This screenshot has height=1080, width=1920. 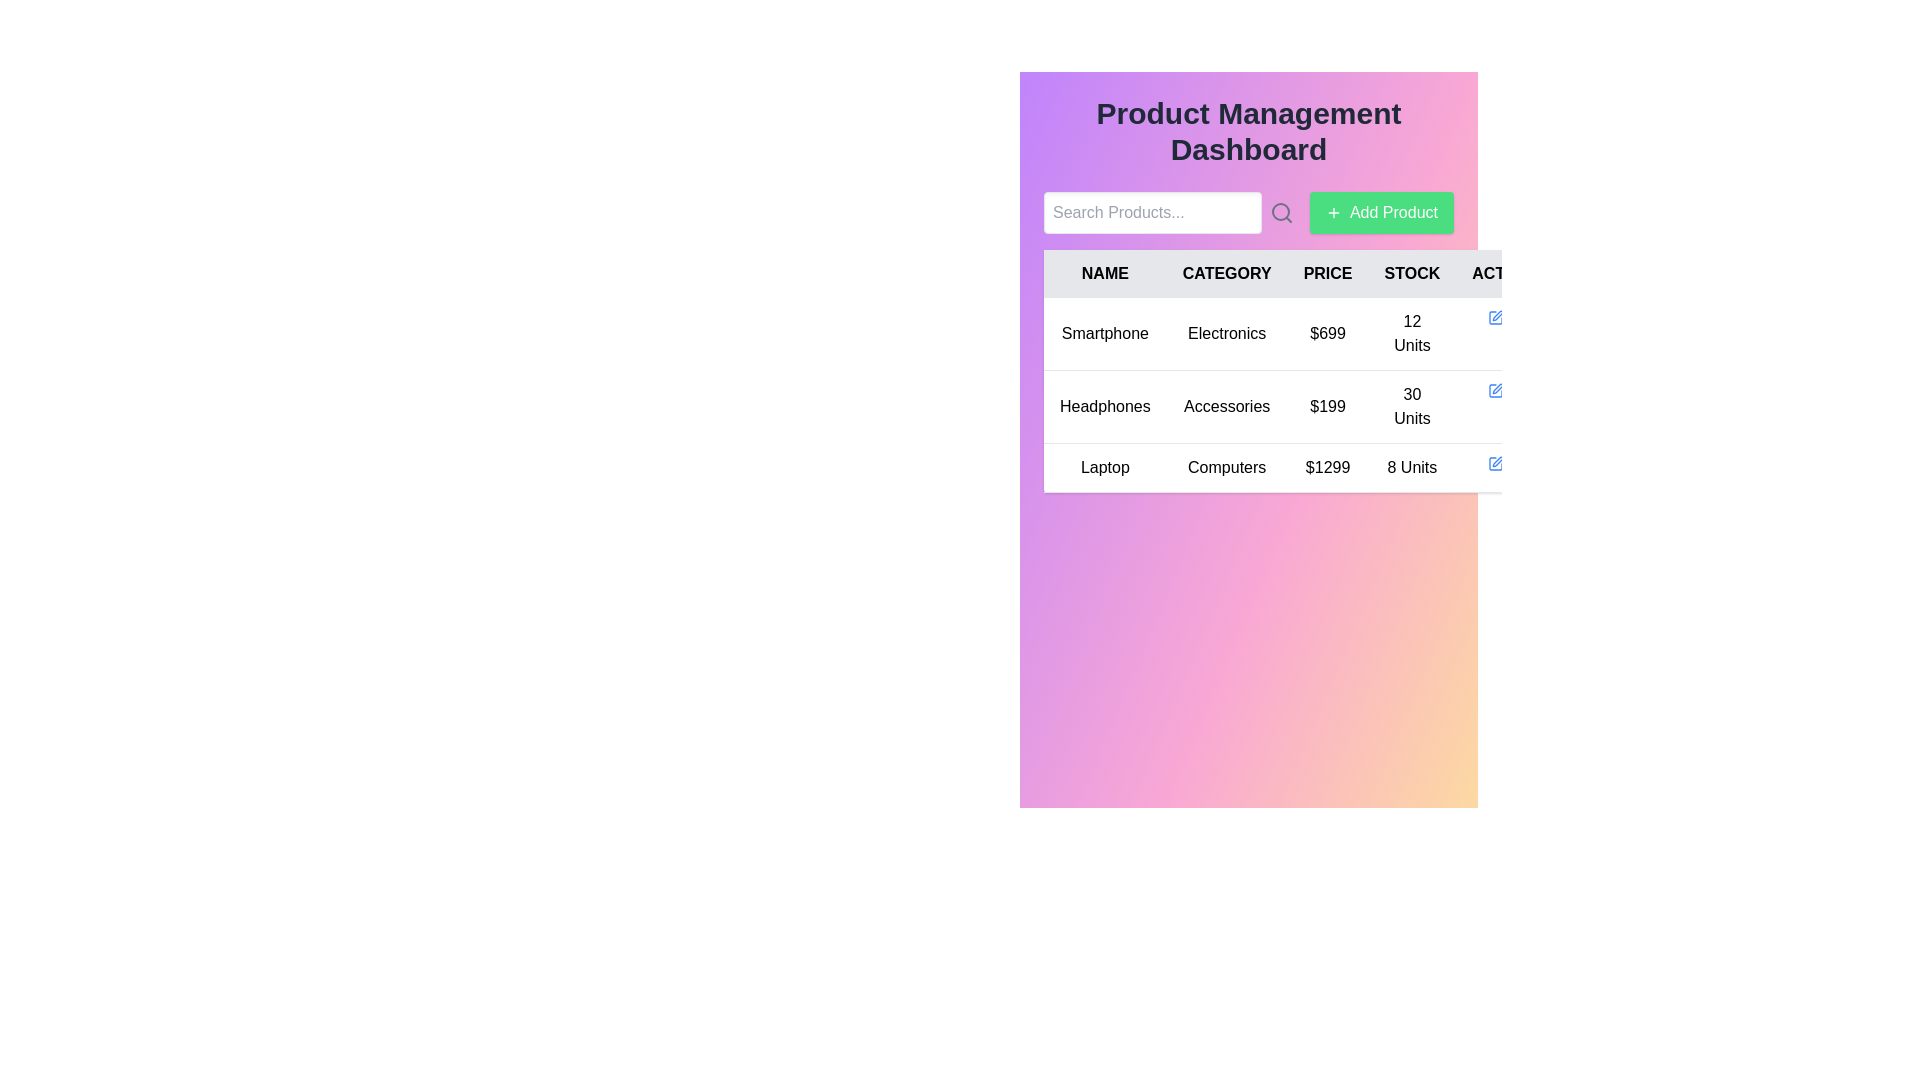 I want to click on the second row of the product details table for Headphones, so click(x=1302, y=395).